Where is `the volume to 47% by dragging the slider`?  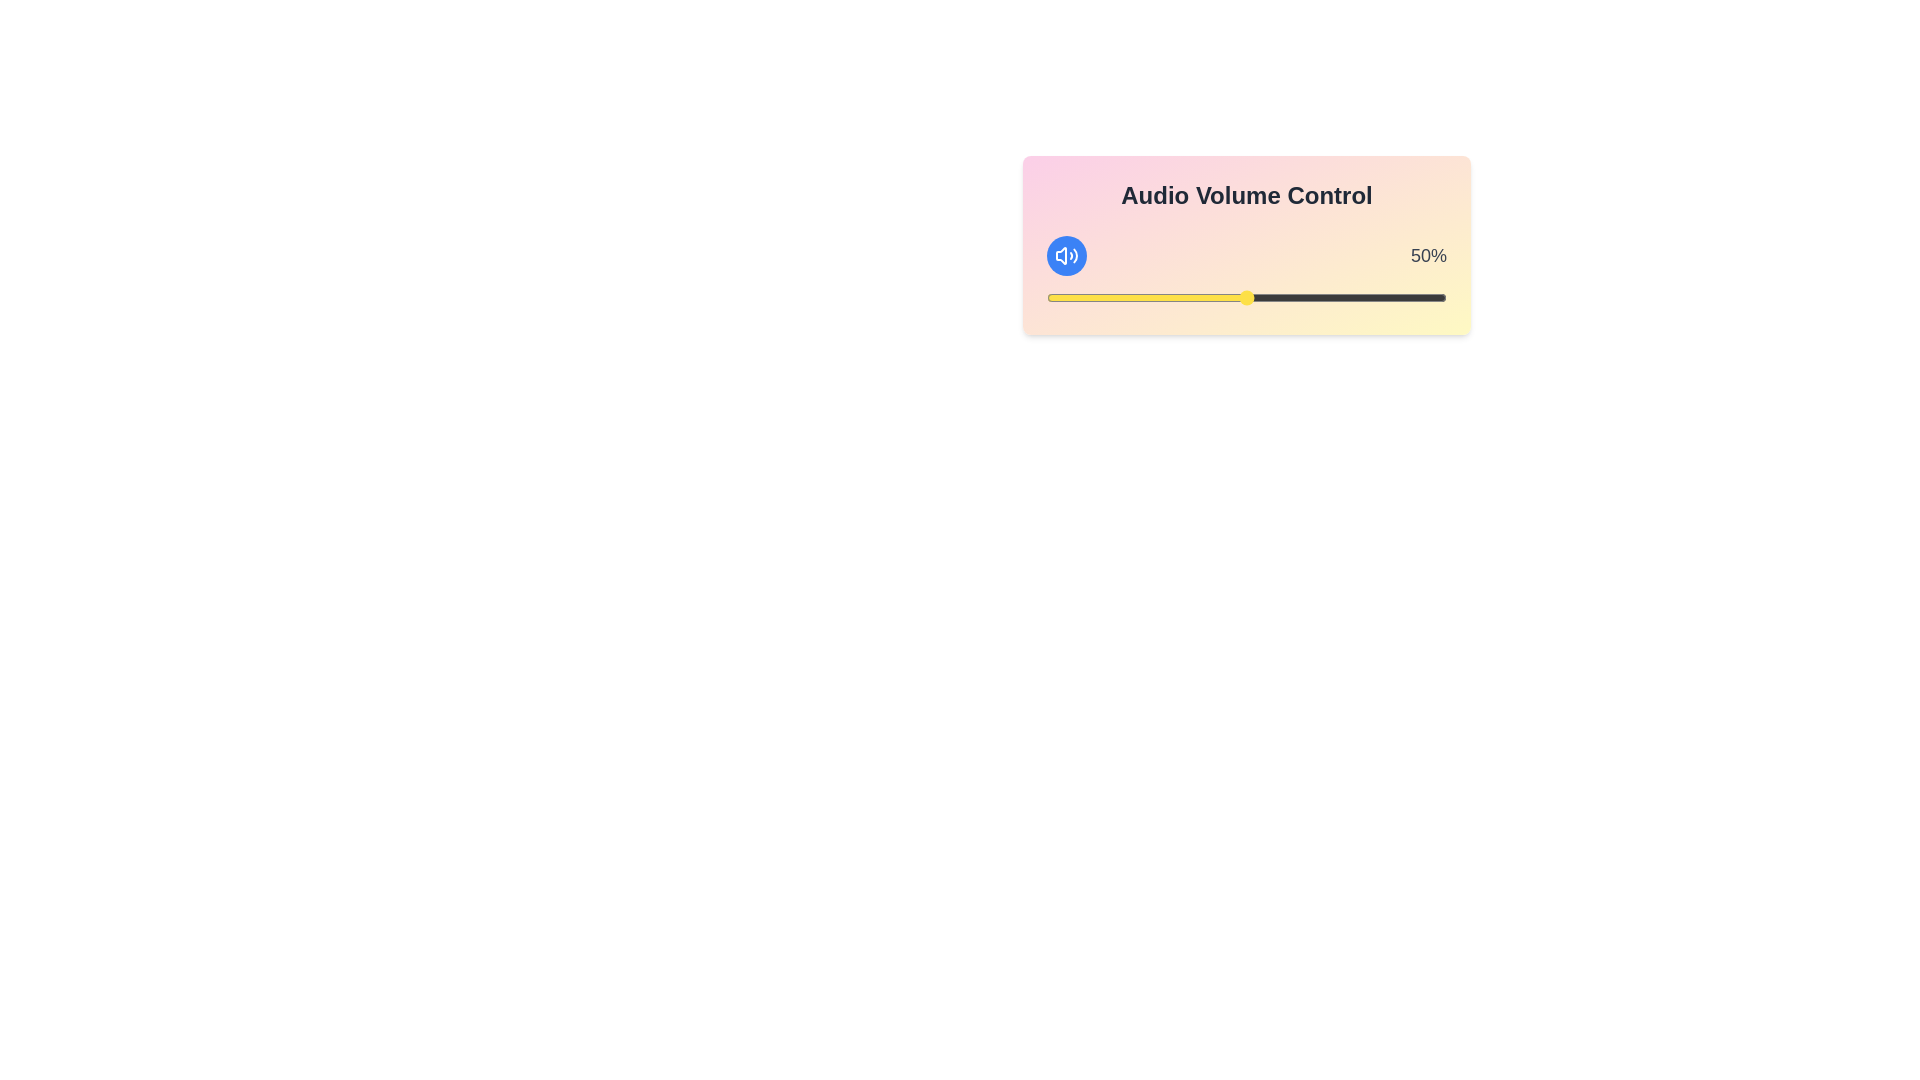
the volume to 47% by dragging the slider is located at coordinates (1233, 297).